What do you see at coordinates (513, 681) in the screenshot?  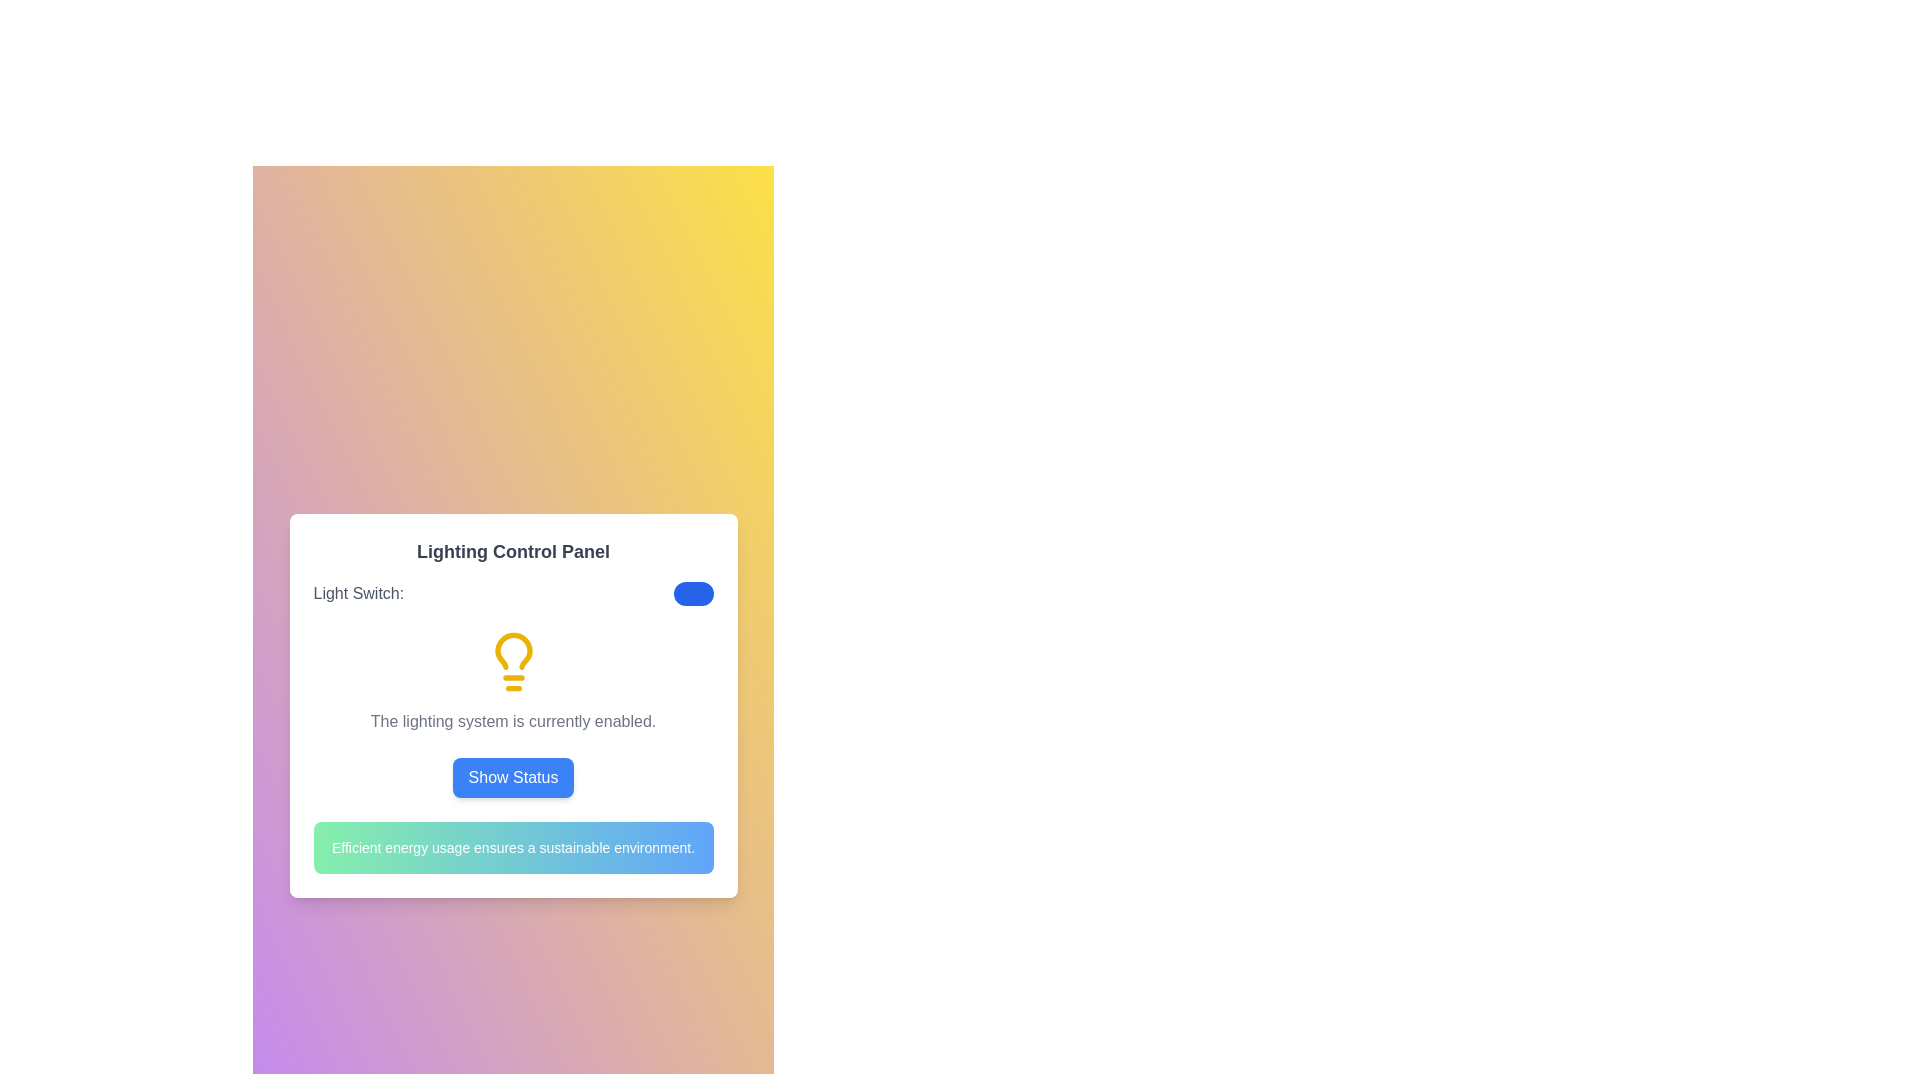 I see `the Text with icon element that features a yellow light bulb pictogram and reads 'The lighting system is currently enabled.'` at bounding box center [513, 681].